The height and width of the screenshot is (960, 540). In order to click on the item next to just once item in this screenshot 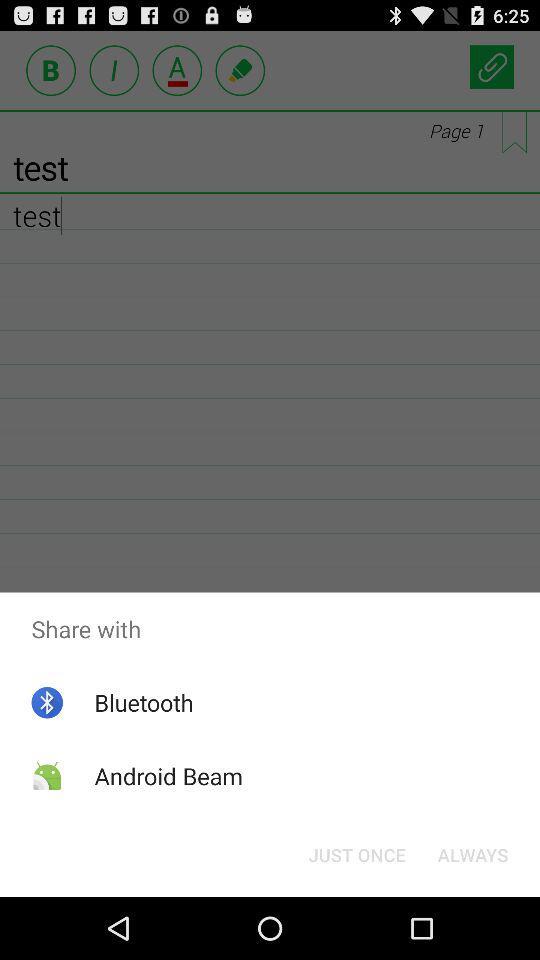, I will do `click(472, 853)`.